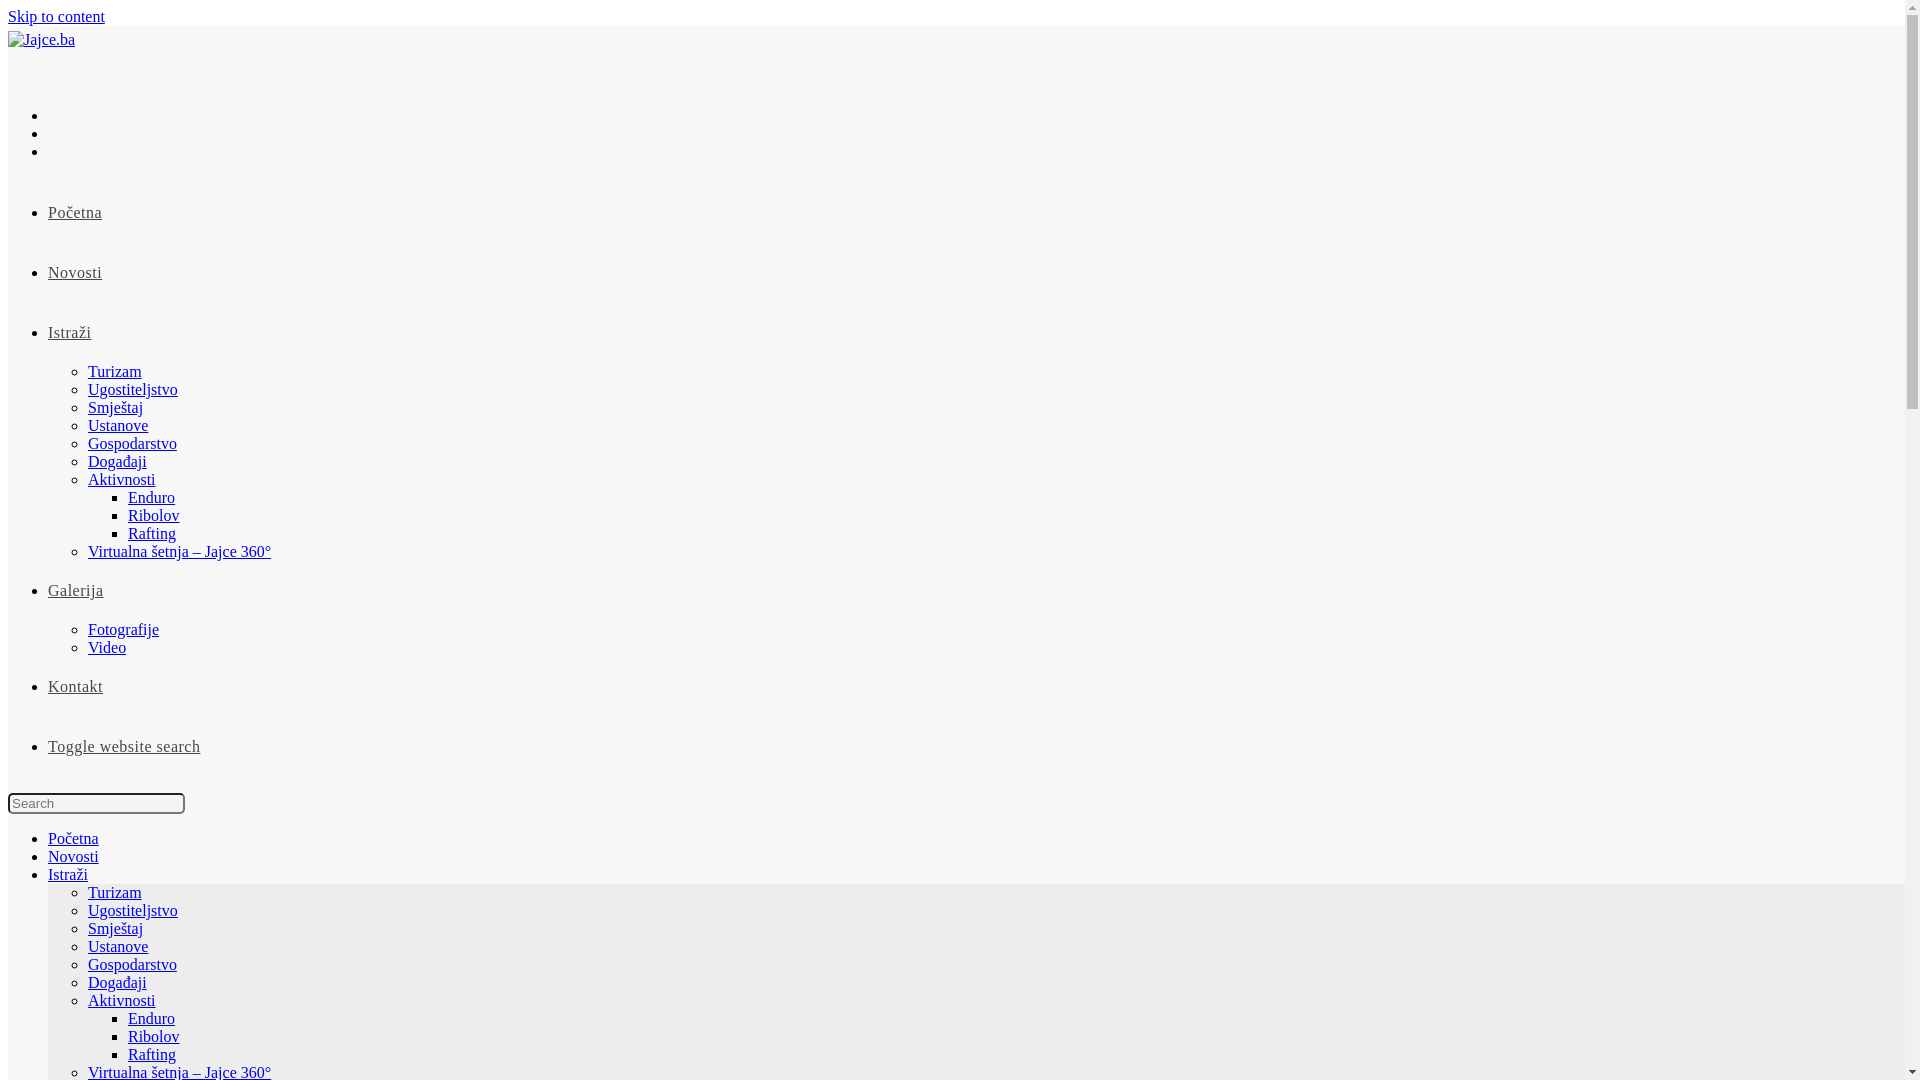  What do you see at coordinates (117, 945) in the screenshot?
I see `'Ustanove'` at bounding box center [117, 945].